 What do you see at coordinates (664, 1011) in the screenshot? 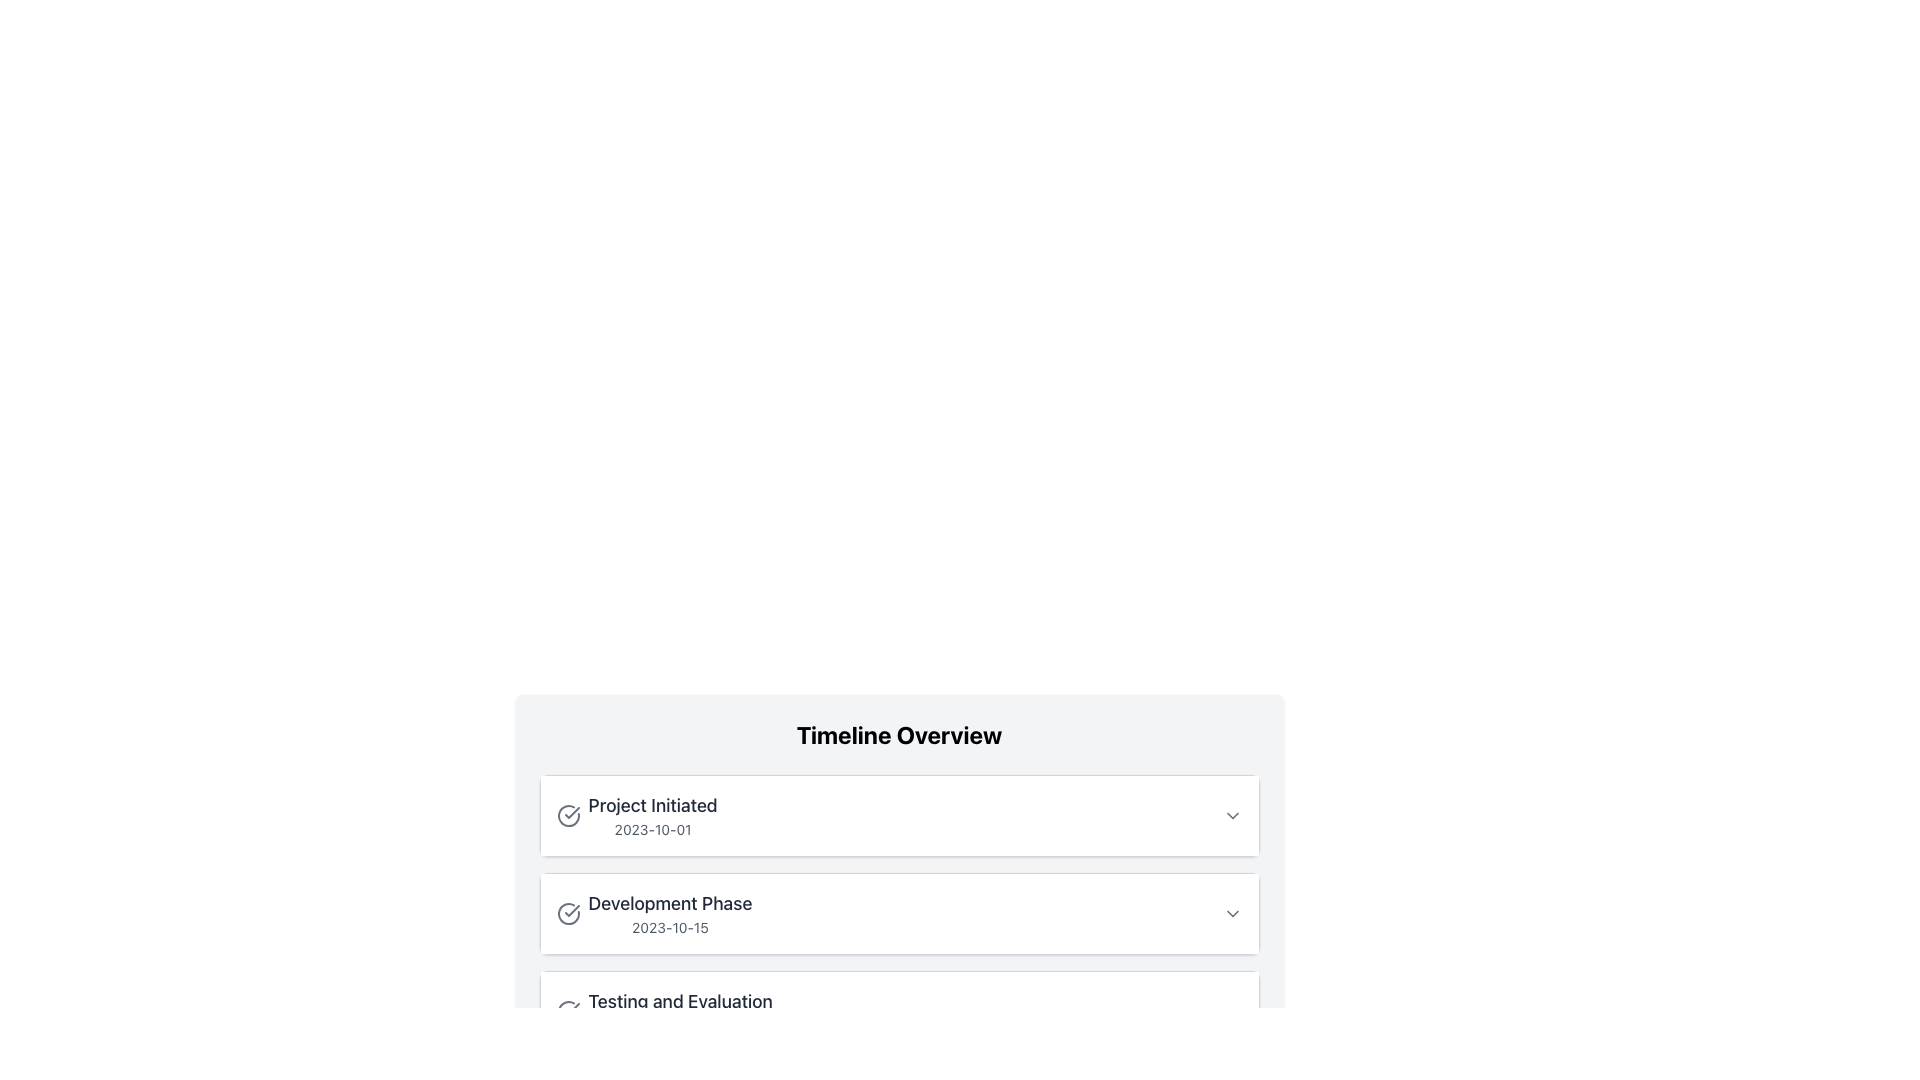
I see `the third text label in the timeline overview` at bounding box center [664, 1011].